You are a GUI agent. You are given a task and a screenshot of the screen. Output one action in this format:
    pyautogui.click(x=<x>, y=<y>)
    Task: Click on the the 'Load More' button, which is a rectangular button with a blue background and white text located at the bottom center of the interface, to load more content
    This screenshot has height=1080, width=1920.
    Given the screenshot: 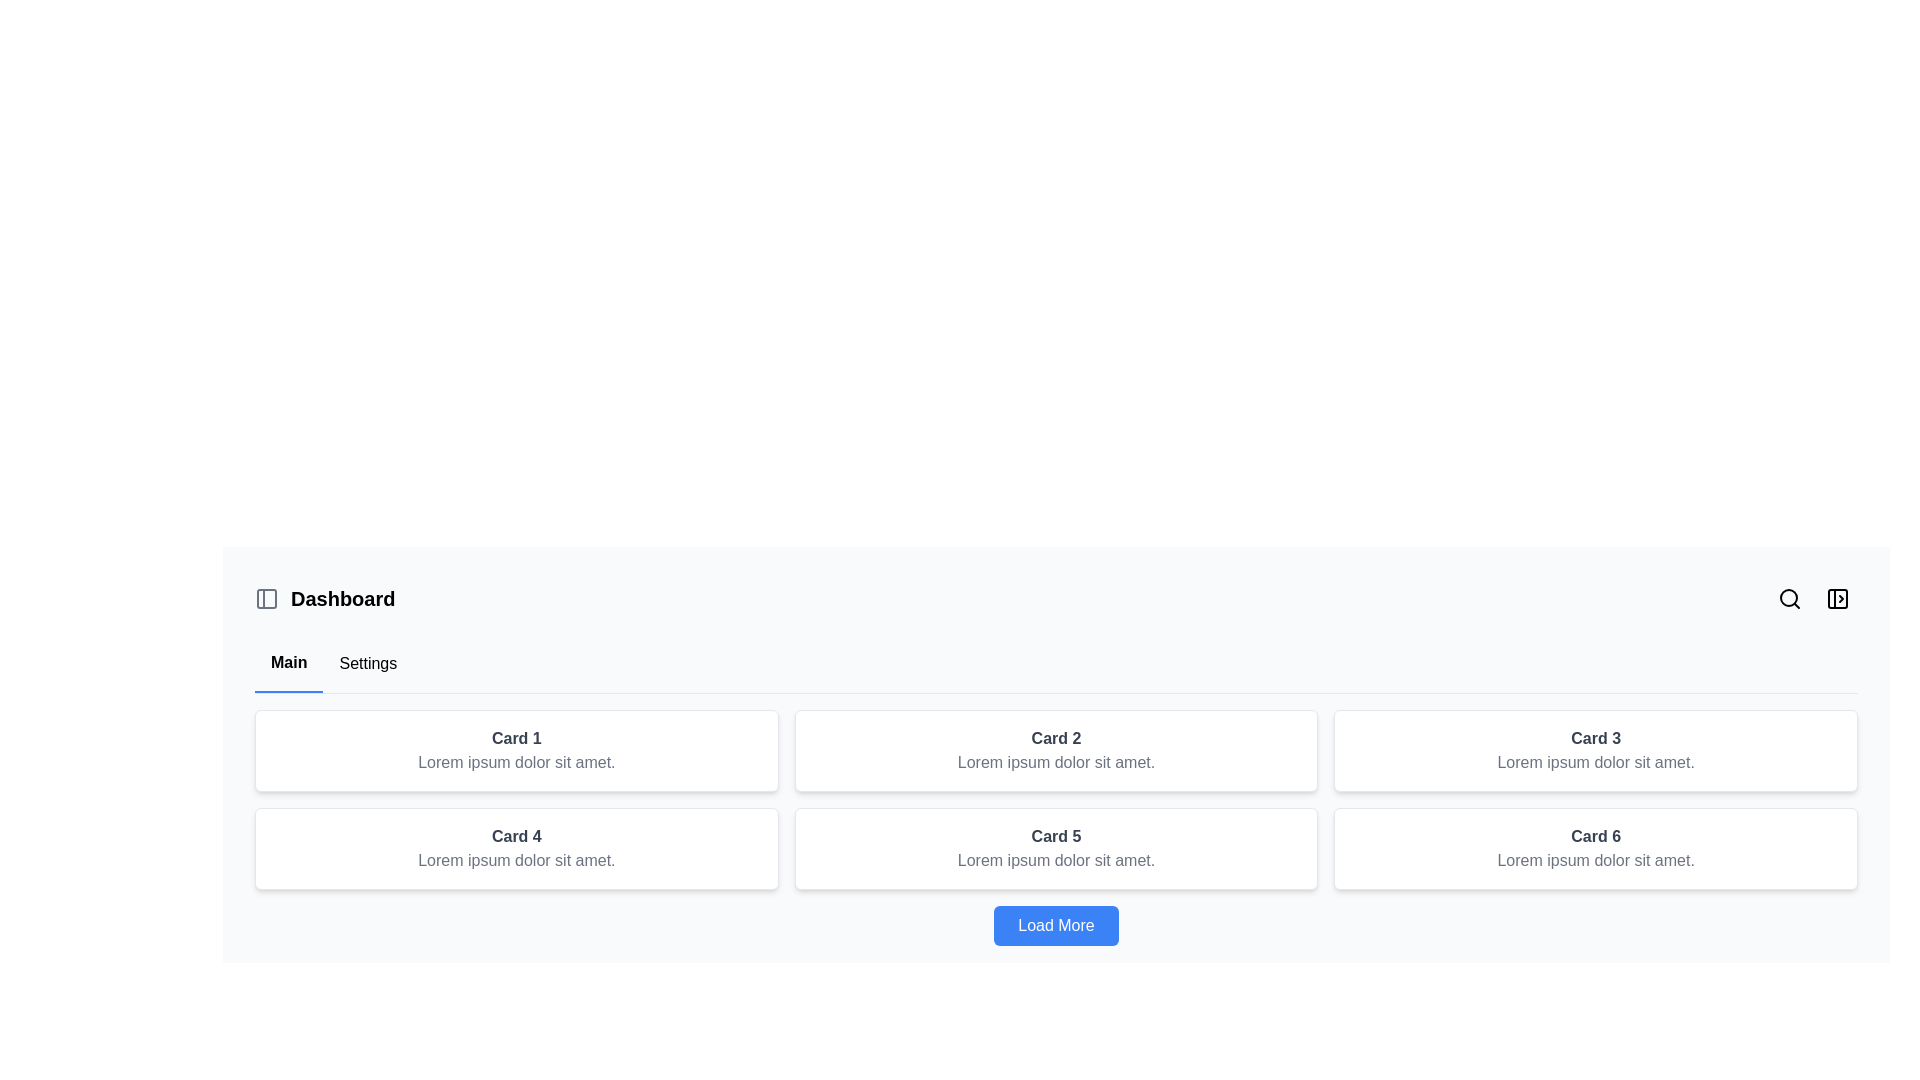 What is the action you would take?
    pyautogui.click(x=1055, y=925)
    